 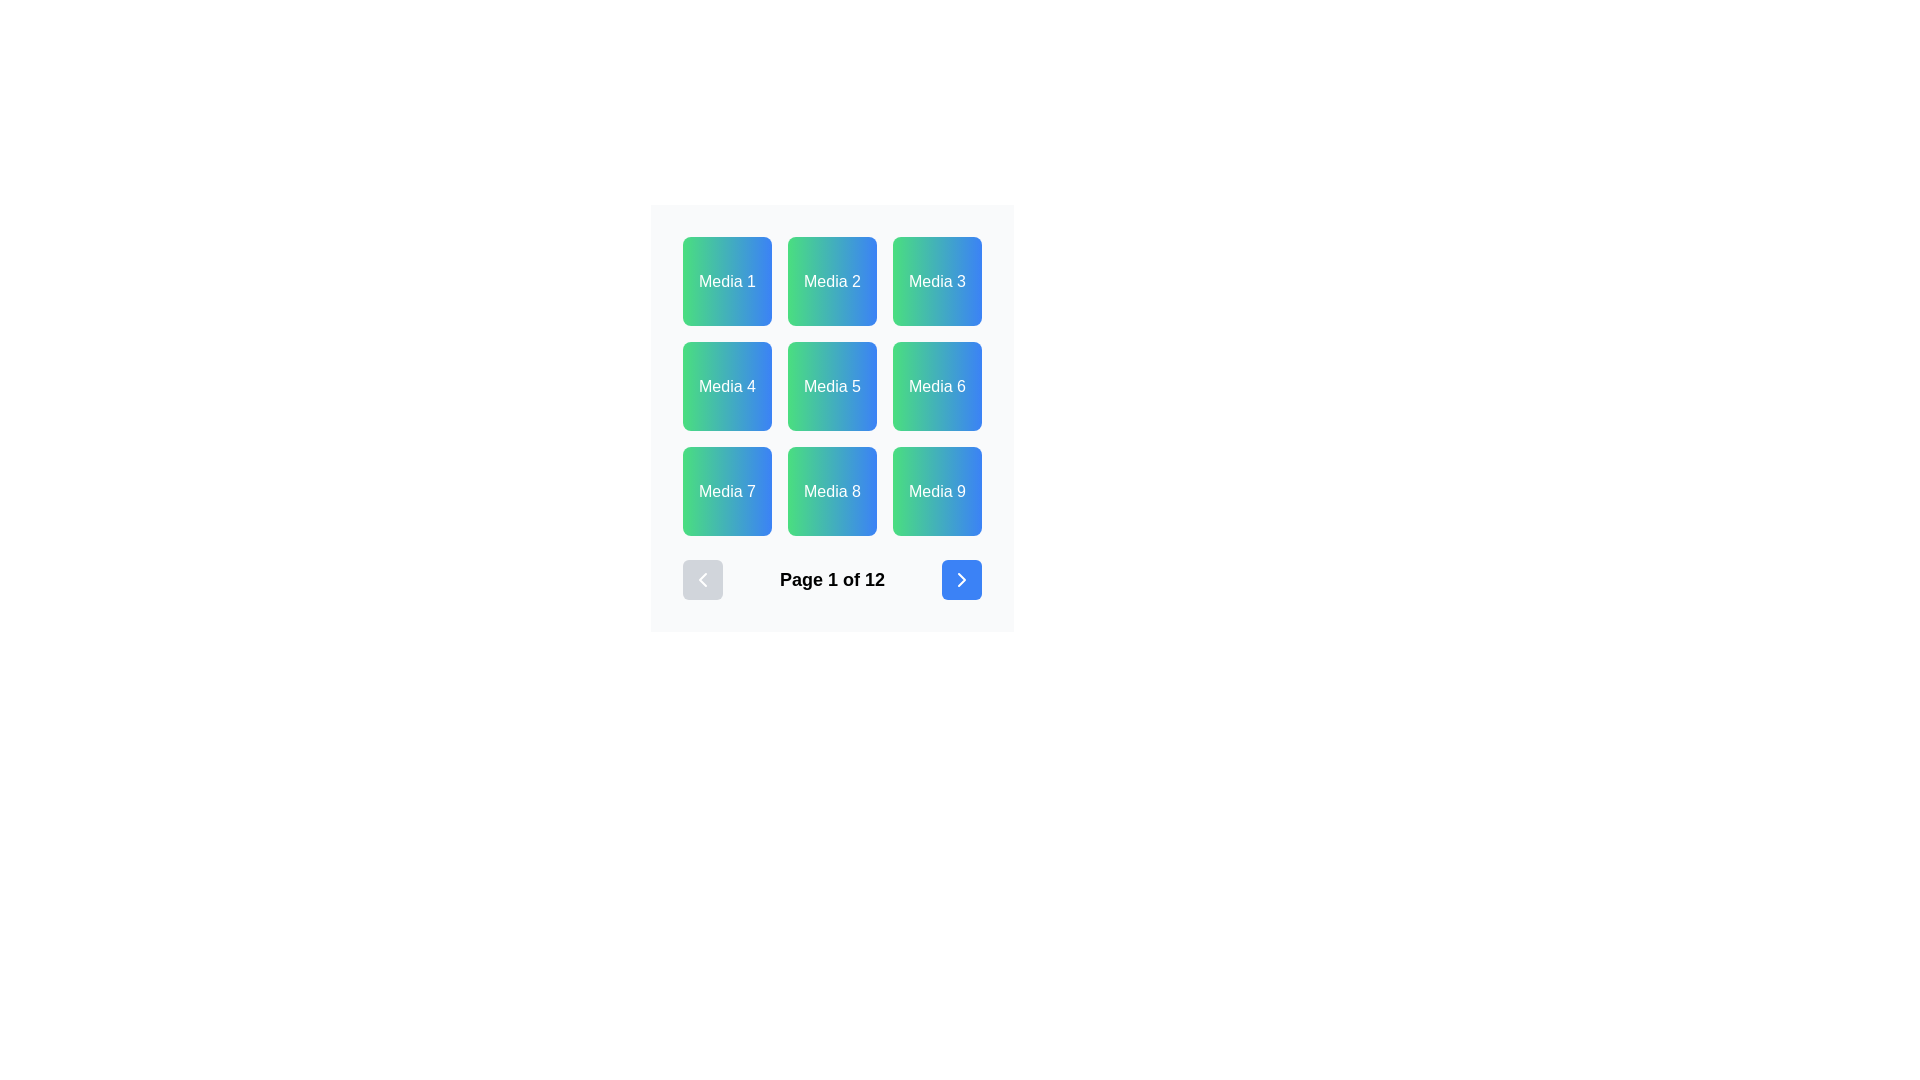 I want to click on the button located in the bottom-right corner of the navigation toolbar, which is used to navigate to the next page of paginated content, so click(x=961, y=579).